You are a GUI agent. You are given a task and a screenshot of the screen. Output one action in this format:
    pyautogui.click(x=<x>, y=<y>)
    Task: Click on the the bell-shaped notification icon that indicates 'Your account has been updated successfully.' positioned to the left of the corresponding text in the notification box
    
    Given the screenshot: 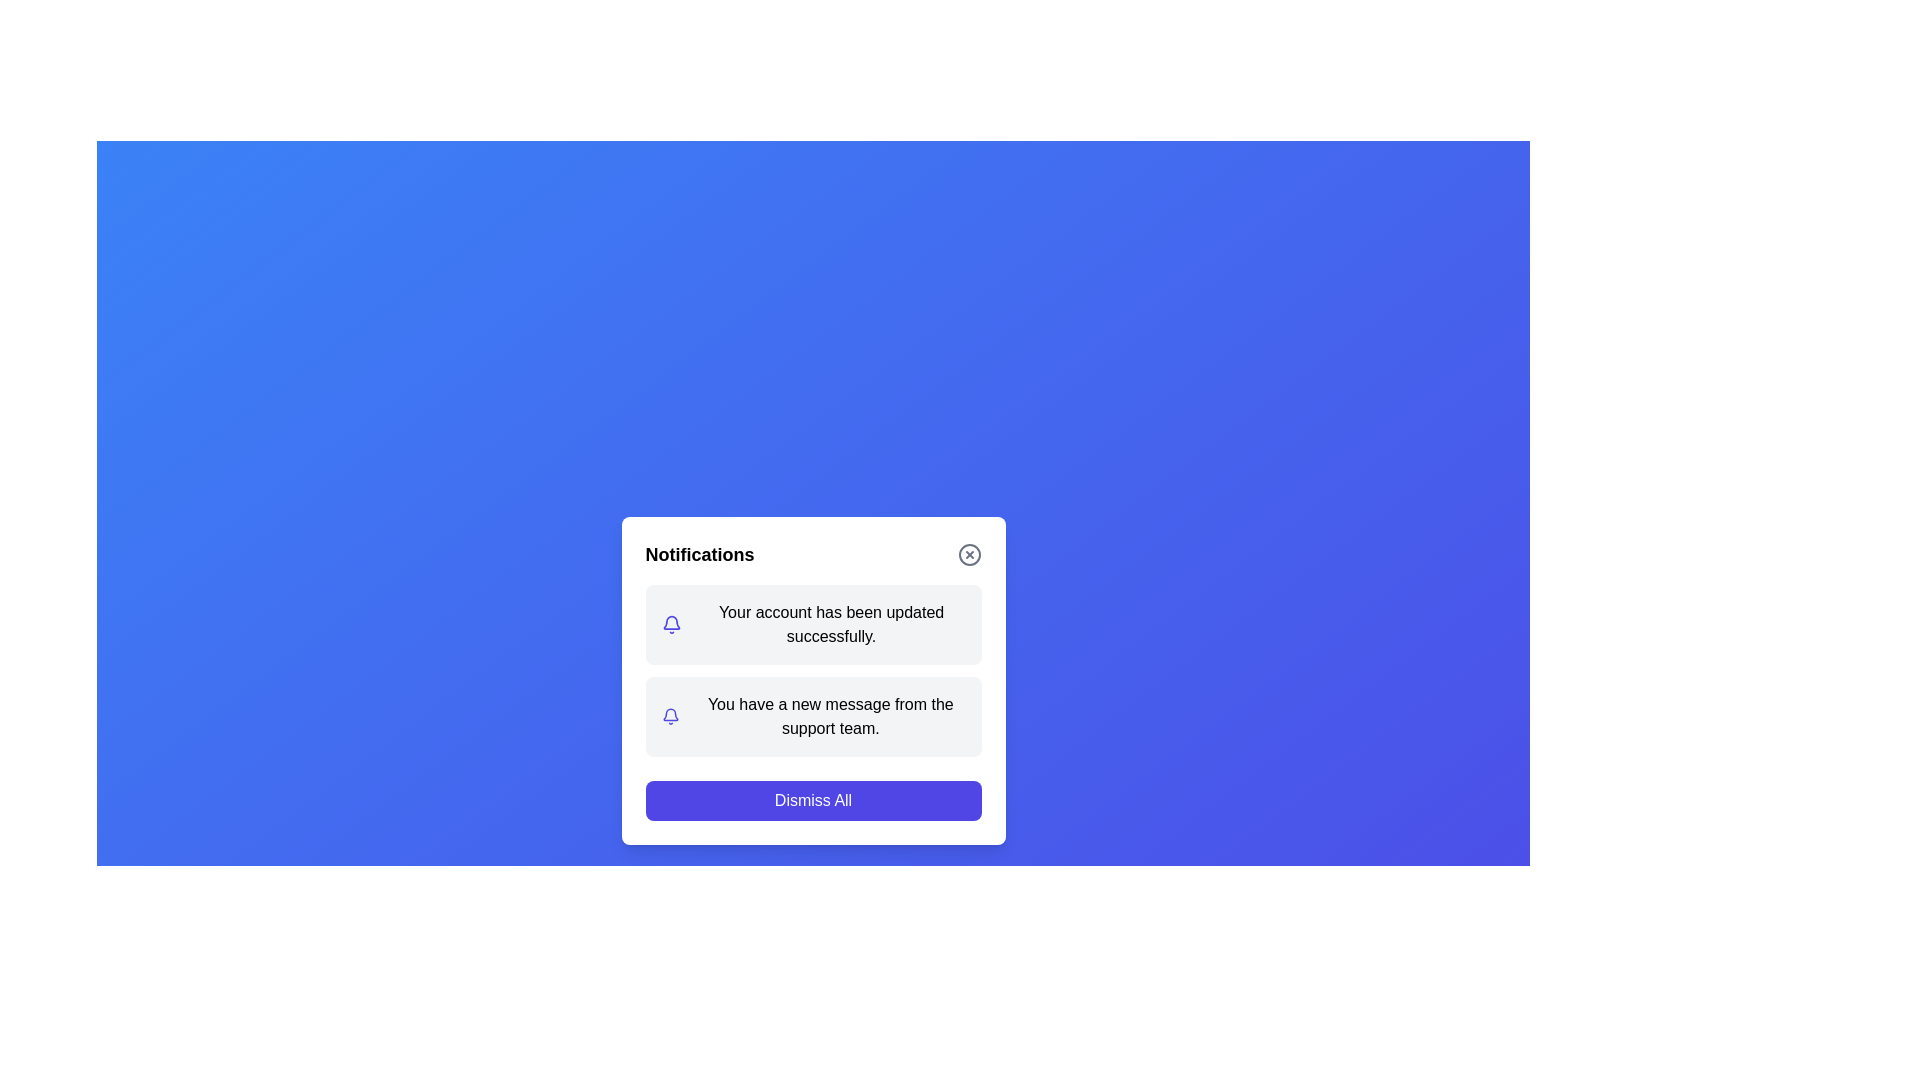 What is the action you would take?
    pyautogui.click(x=671, y=623)
    